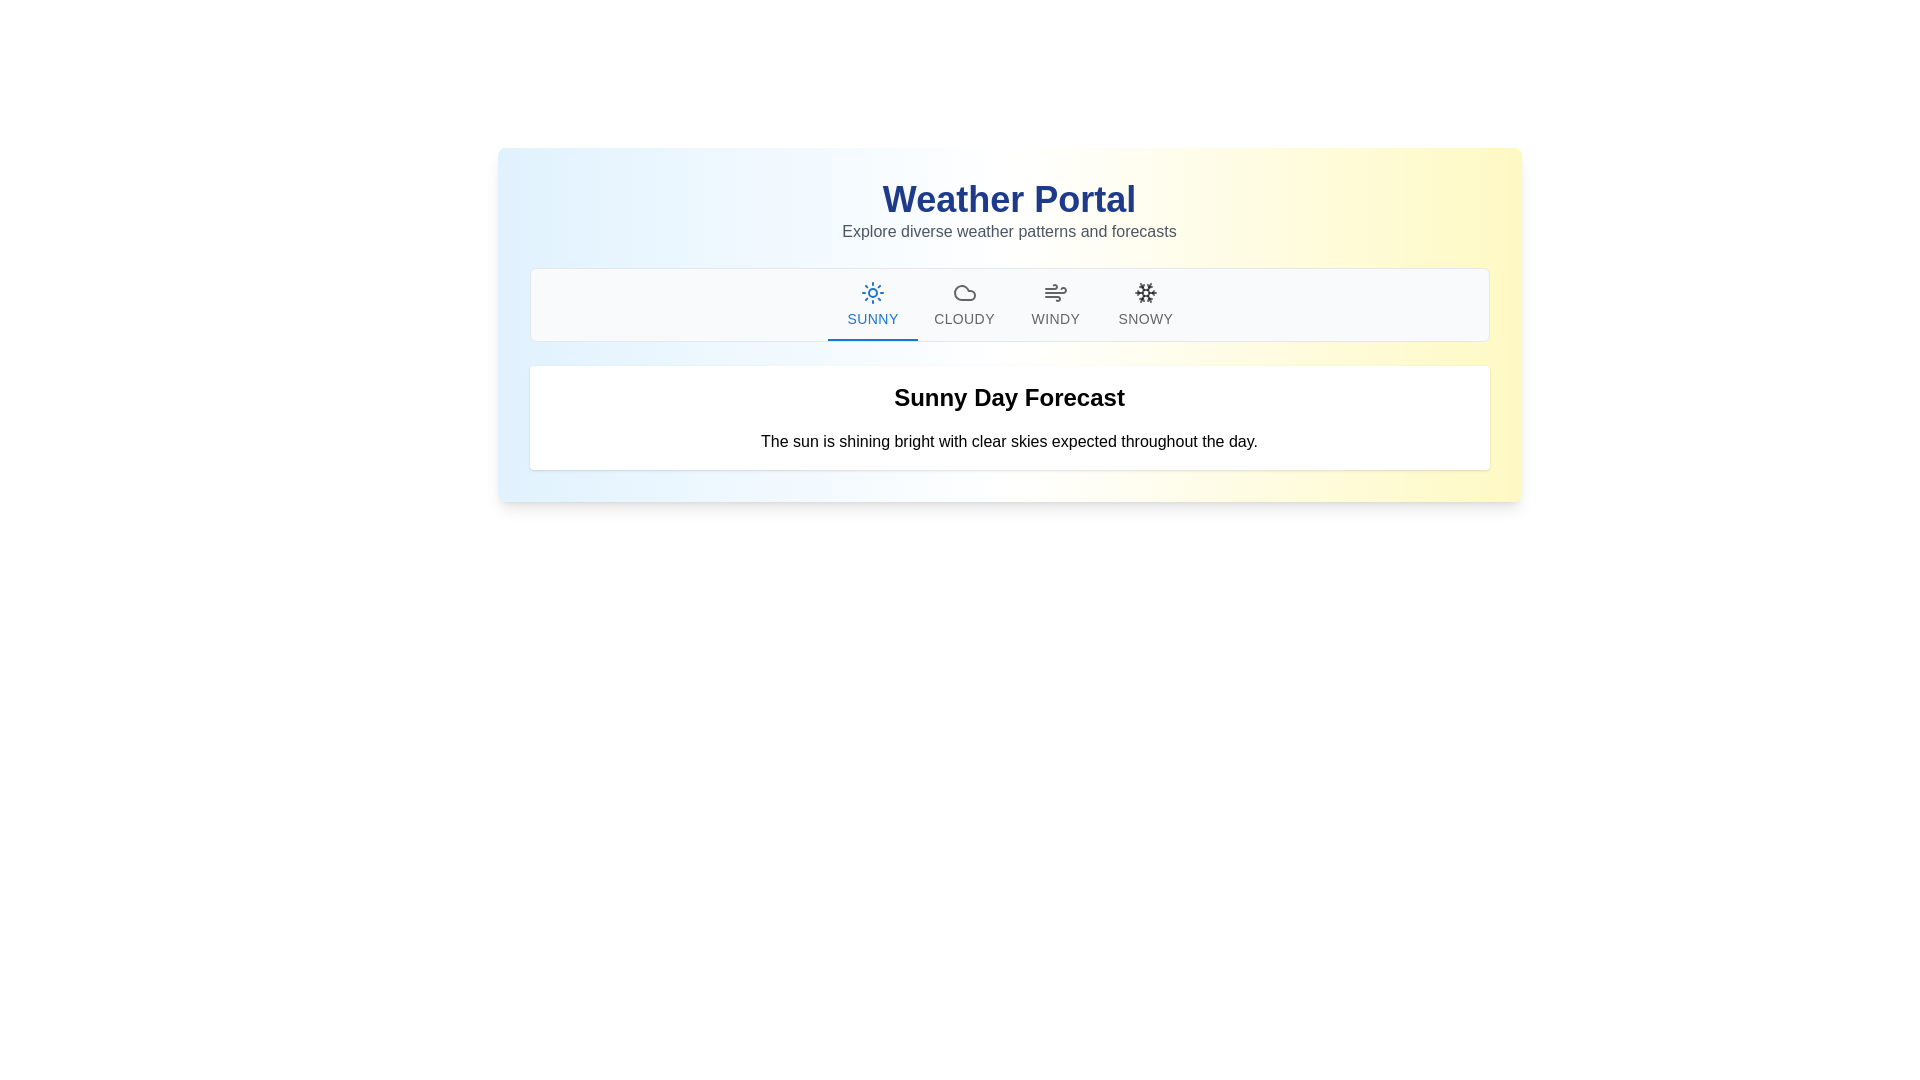  What do you see at coordinates (964, 304) in the screenshot?
I see `the 'Cloudy' tab button` at bounding box center [964, 304].